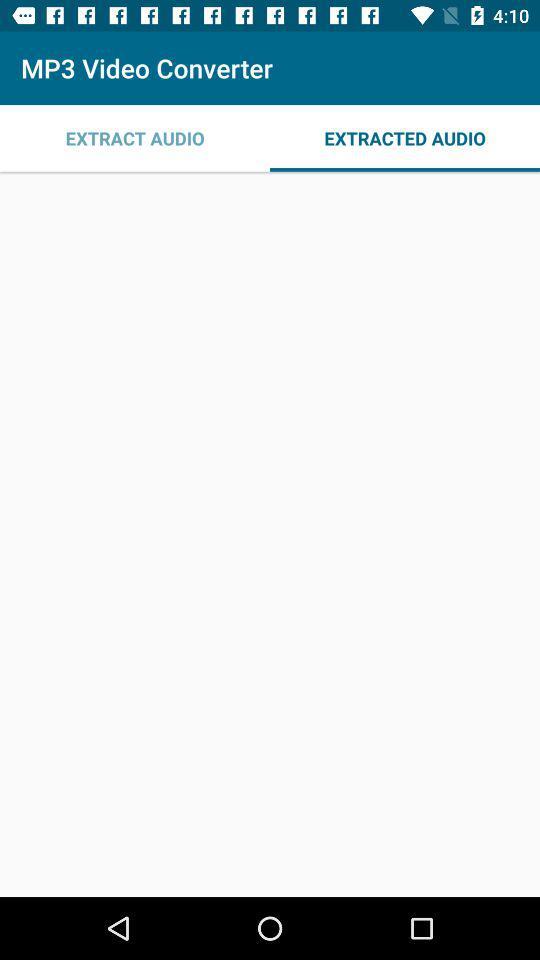 Image resolution: width=540 pixels, height=960 pixels. Describe the element at coordinates (405, 137) in the screenshot. I see `extracted audio icon` at that location.